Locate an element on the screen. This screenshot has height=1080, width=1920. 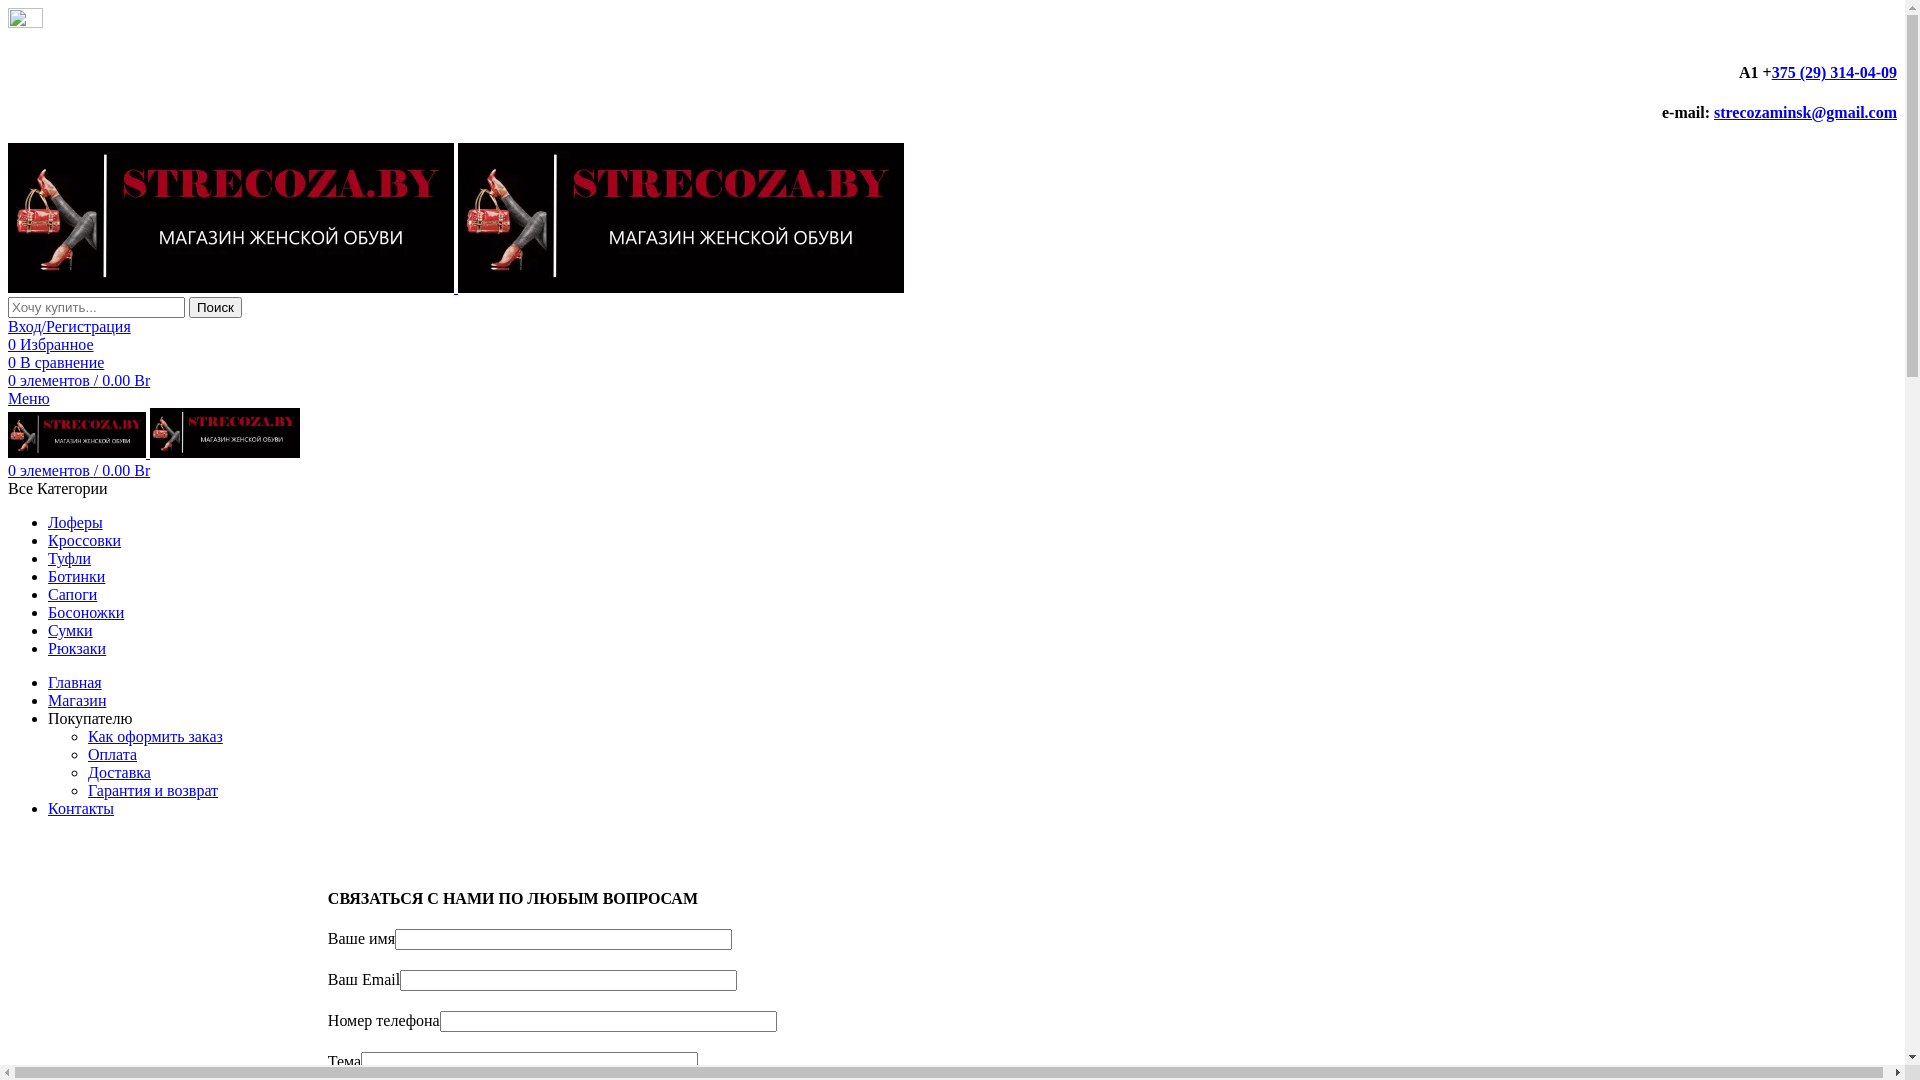
'strecozaminsk@gmail.com' is located at coordinates (1805, 112).